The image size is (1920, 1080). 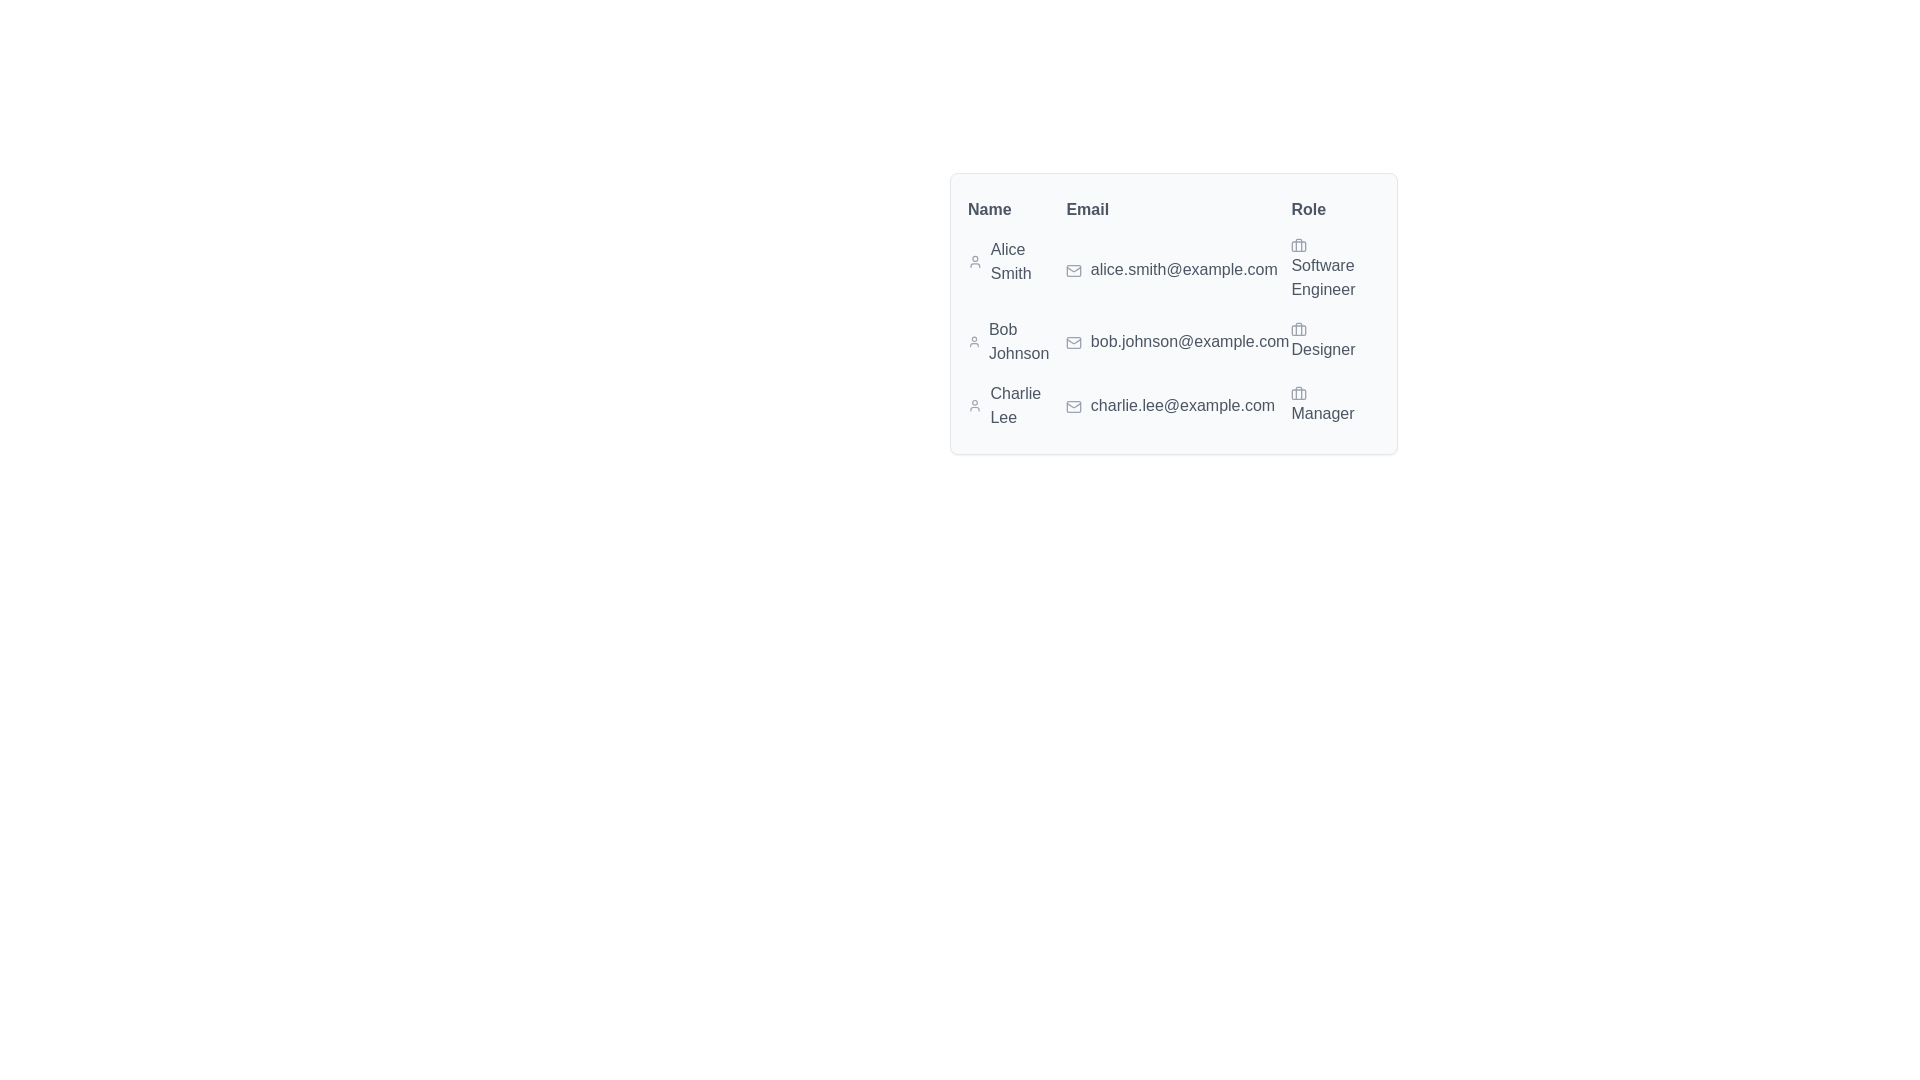 What do you see at coordinates (1335, 405) in the screenshot?
I see `the Text with a decorative icon displaying 'Manager' for user 'Charlie Lee' in the Role column of the table` at bounding box center [1335, 405].